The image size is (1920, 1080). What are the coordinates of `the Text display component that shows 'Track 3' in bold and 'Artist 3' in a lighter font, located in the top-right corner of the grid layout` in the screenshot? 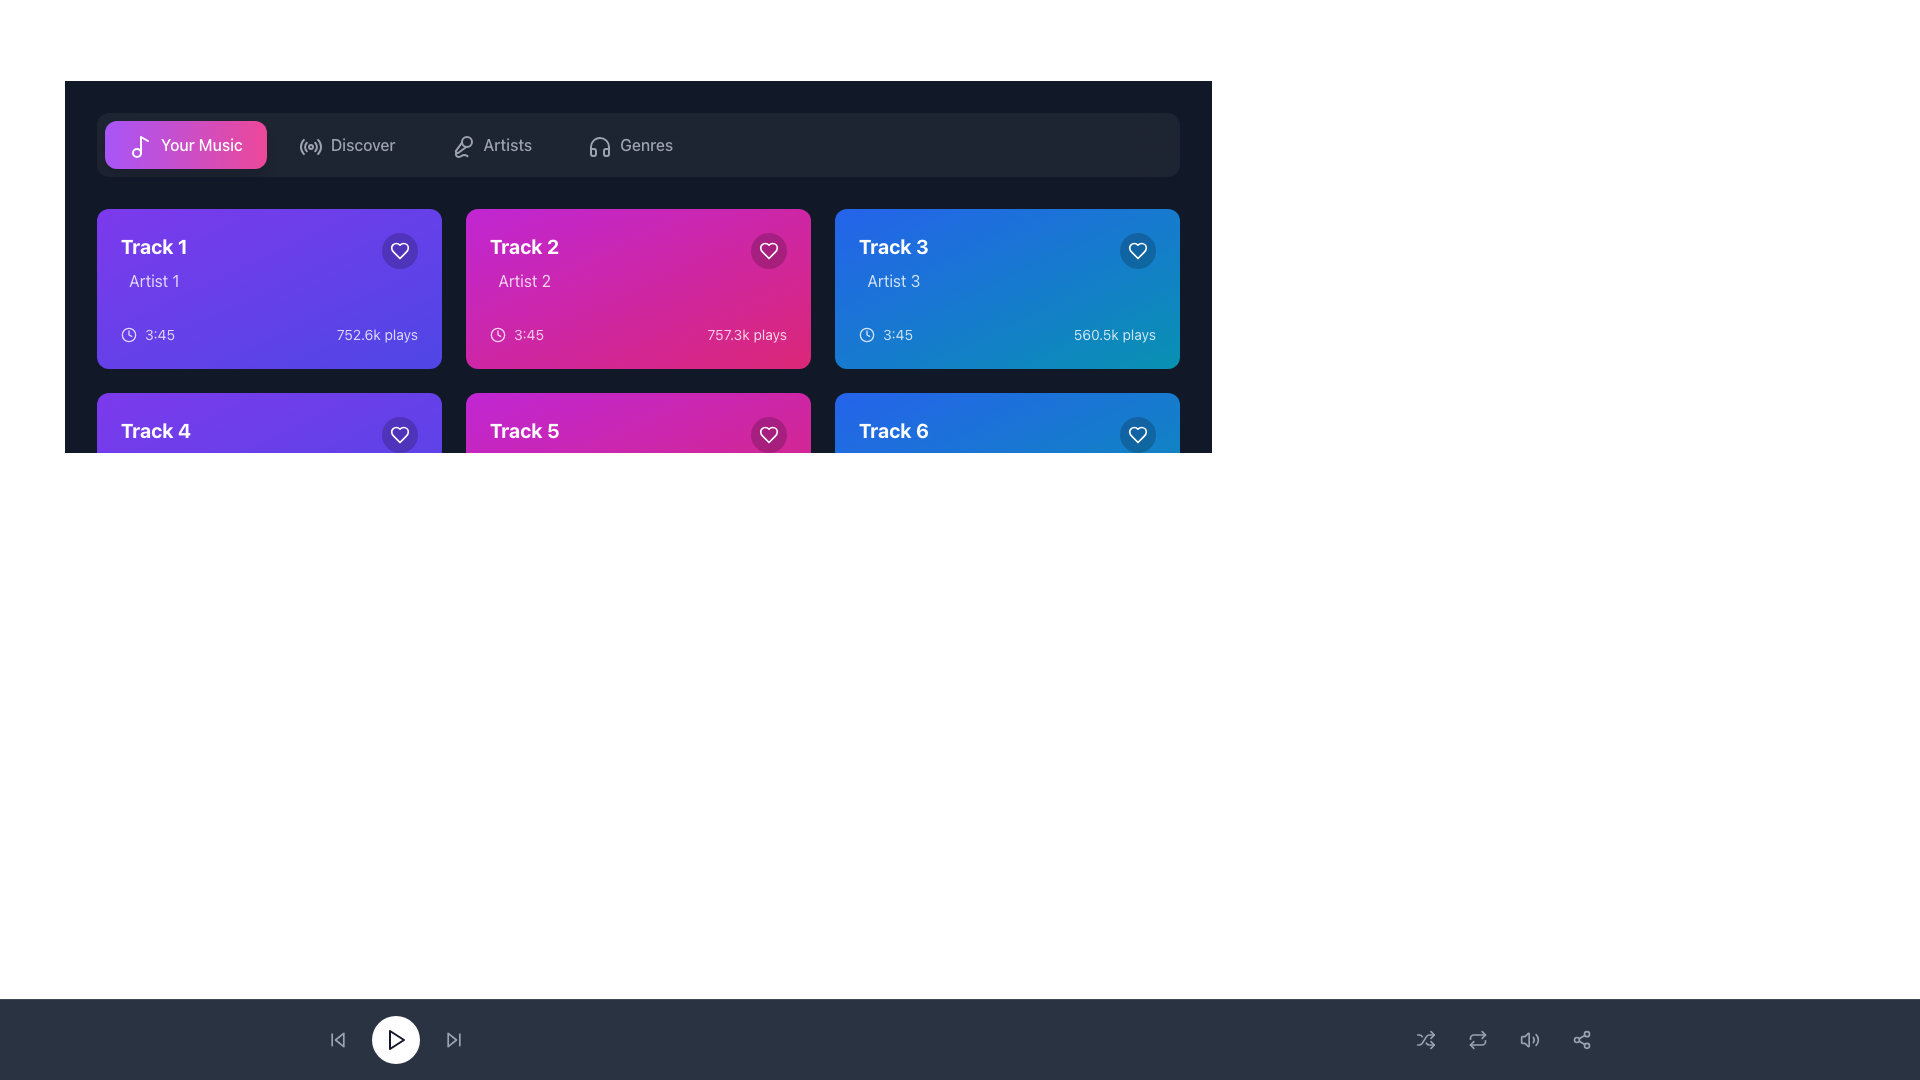 It's located at (892, 261).